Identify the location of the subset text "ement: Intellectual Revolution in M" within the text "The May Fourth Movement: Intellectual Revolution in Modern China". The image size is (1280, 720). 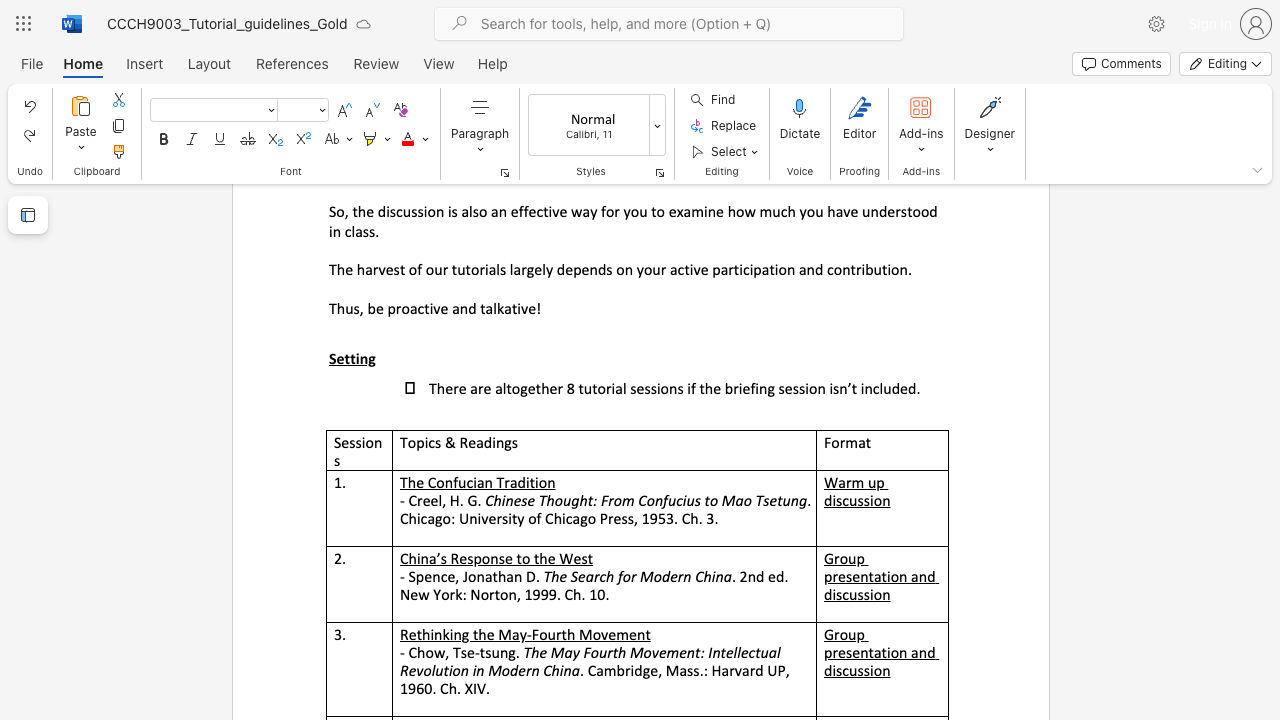
(658, 652).